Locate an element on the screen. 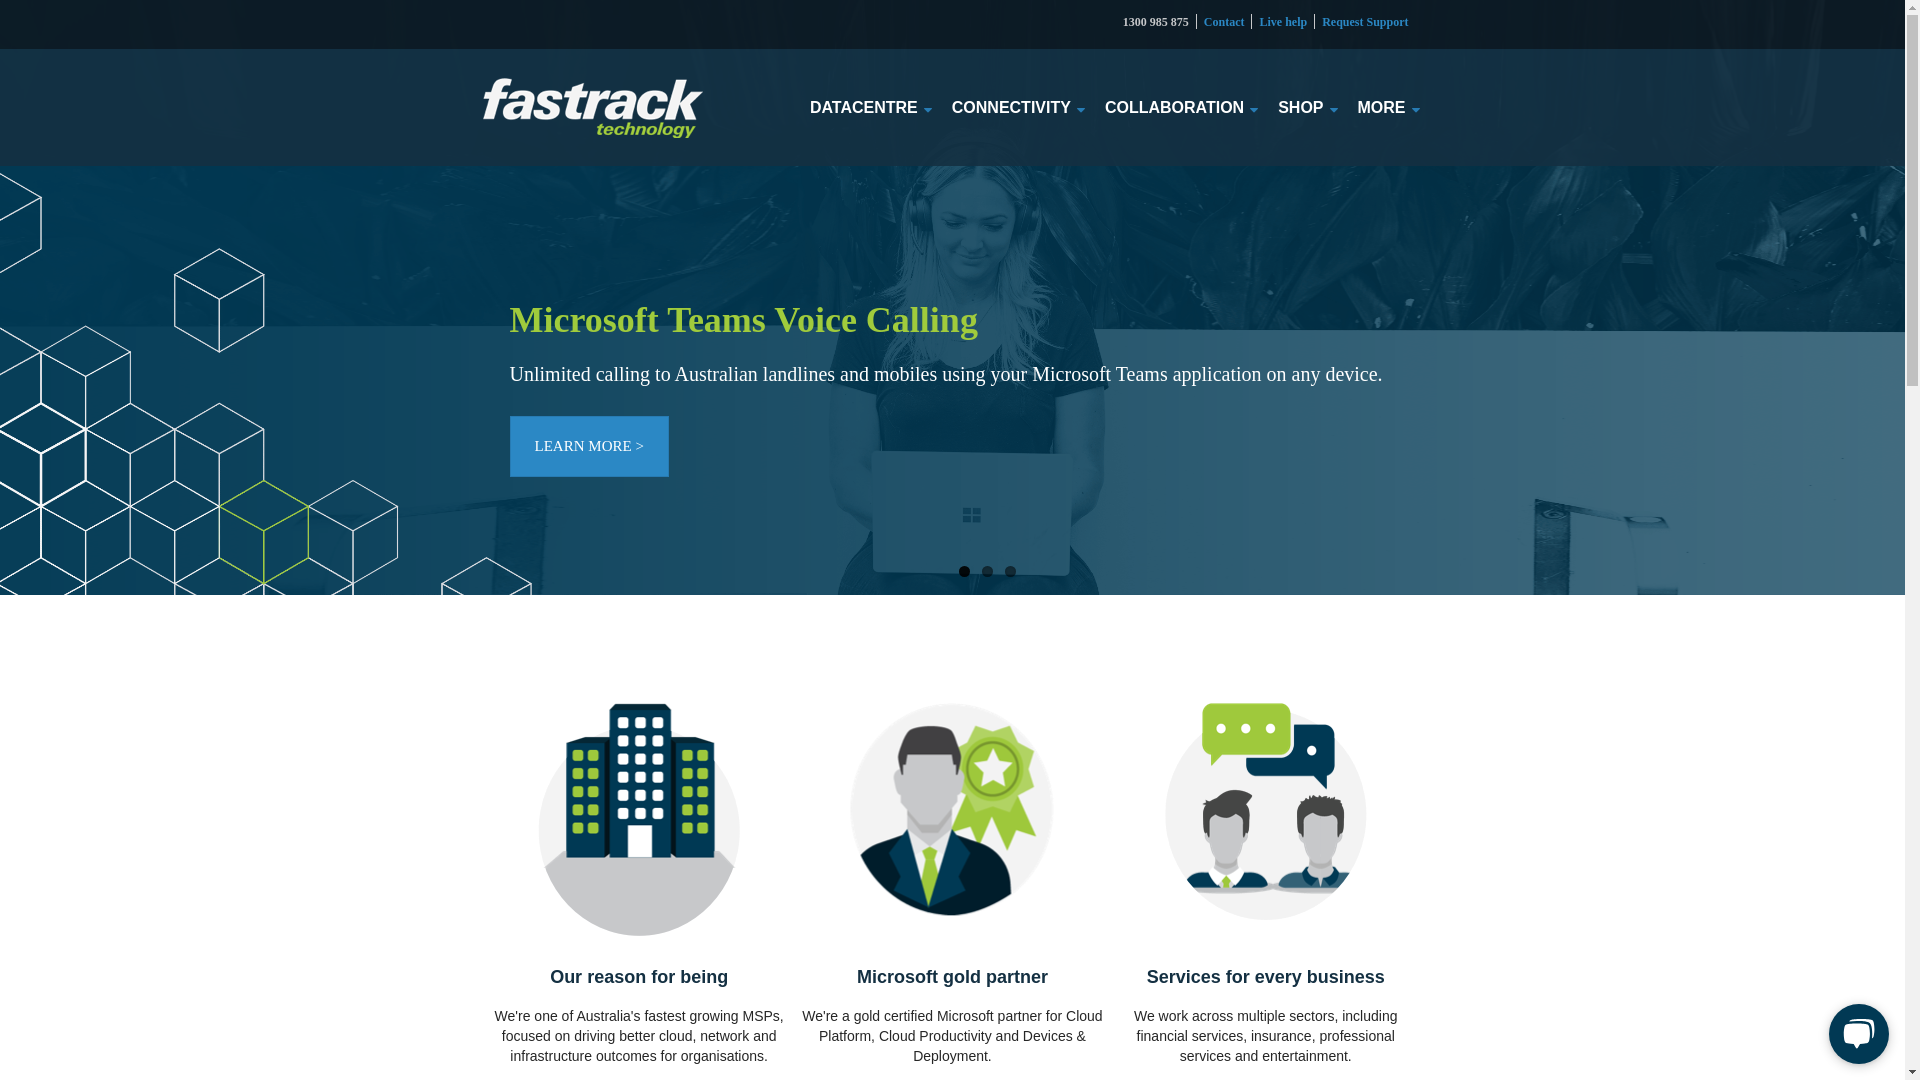 The height and width of the screenshot is (1080, 1920). 'CONNECTIVITY' is located at coordinates (1011, 107).